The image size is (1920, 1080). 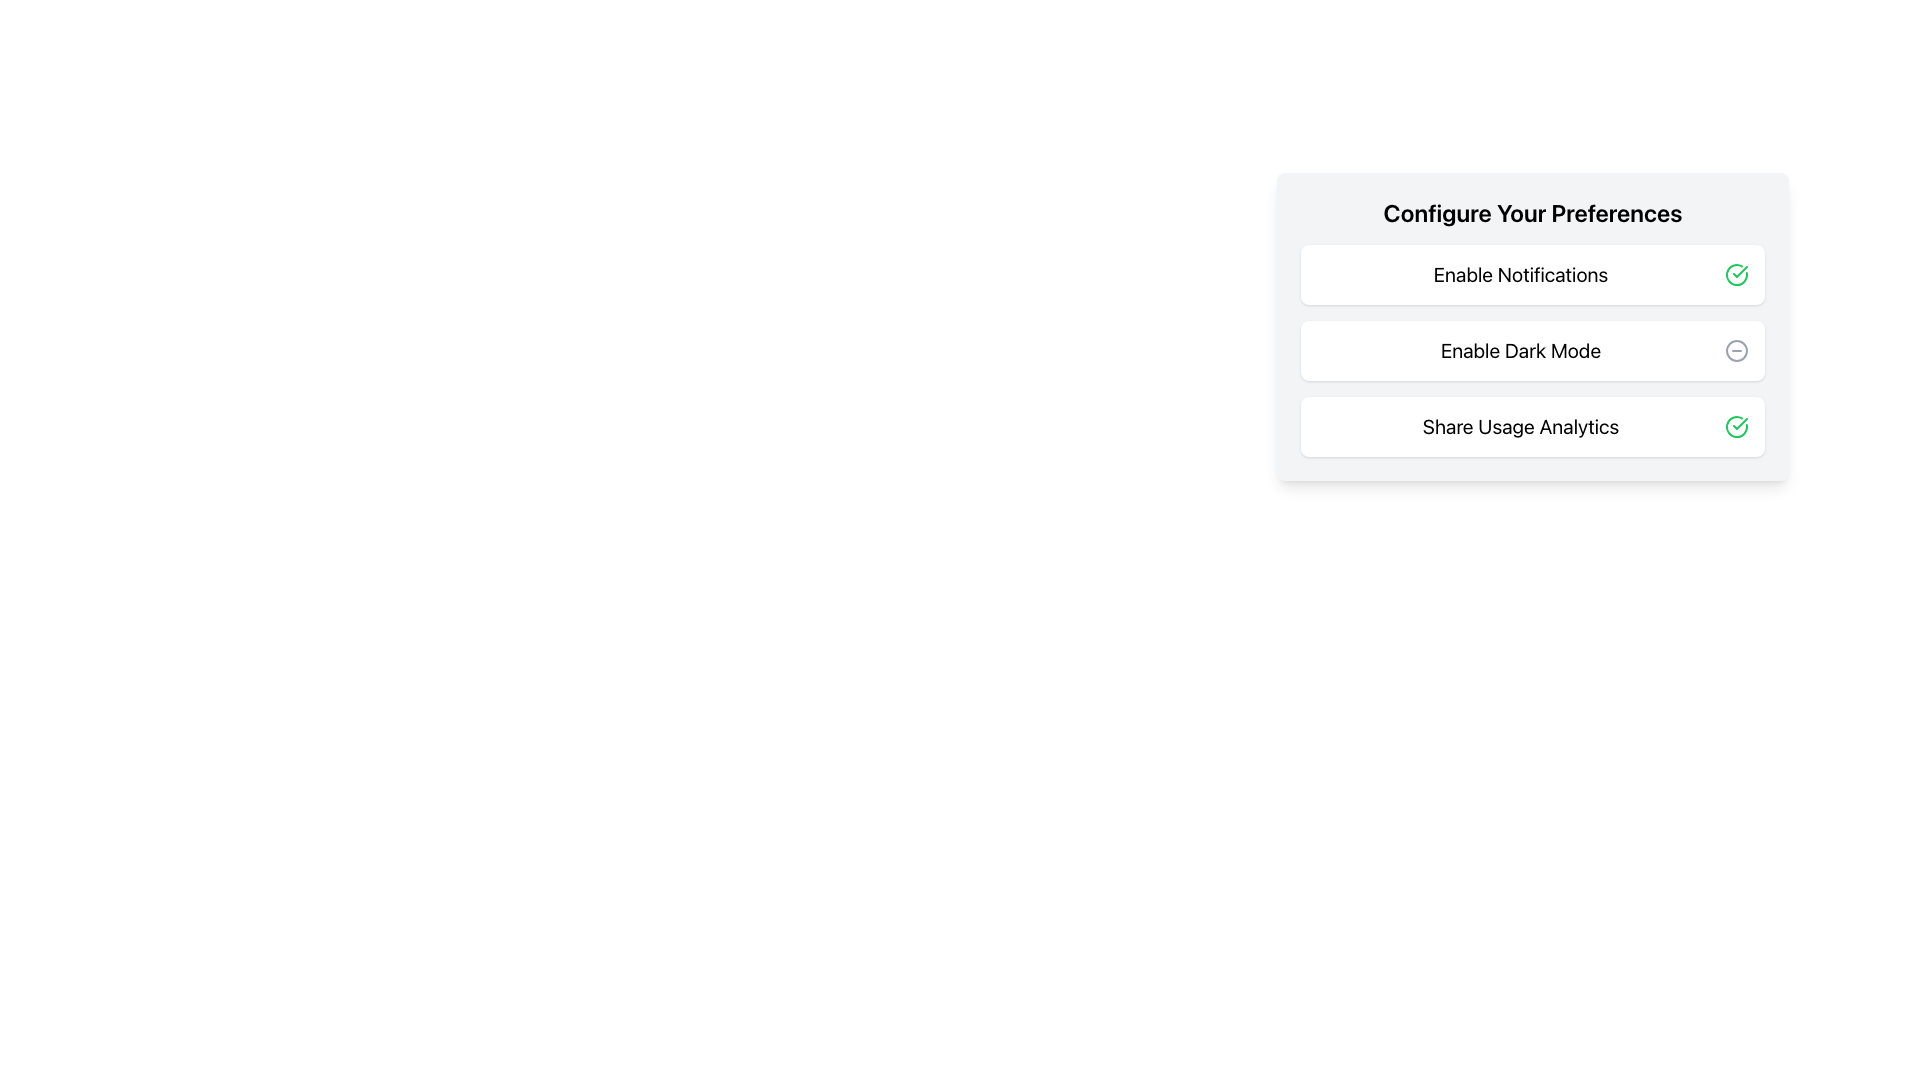 What do you see at coordinates (1531, 426) in the screenshot?
I see `the 'Share Usage Analytics' card, which is the third item in a list of preference options` at bounding box center [1531, 426].